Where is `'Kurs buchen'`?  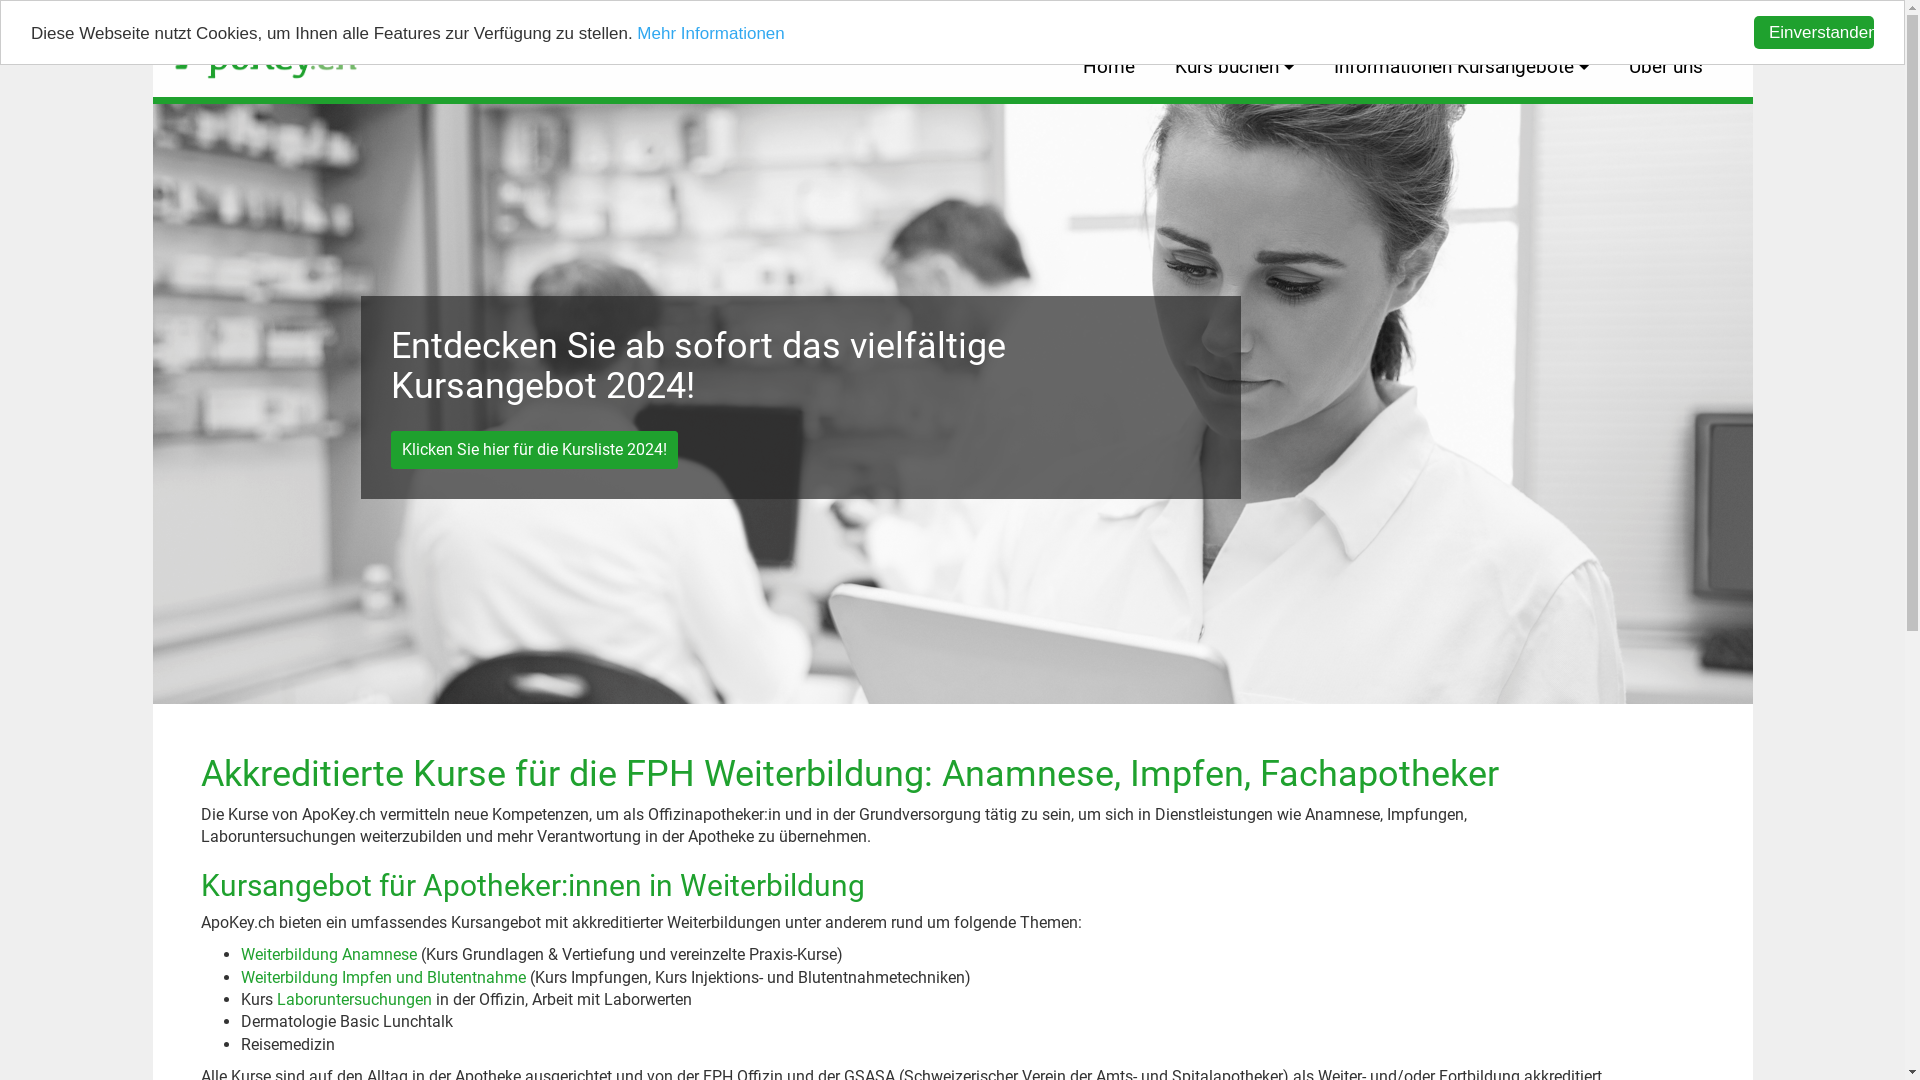
'Kurs buchen' is located at coordinates (1232, 66).